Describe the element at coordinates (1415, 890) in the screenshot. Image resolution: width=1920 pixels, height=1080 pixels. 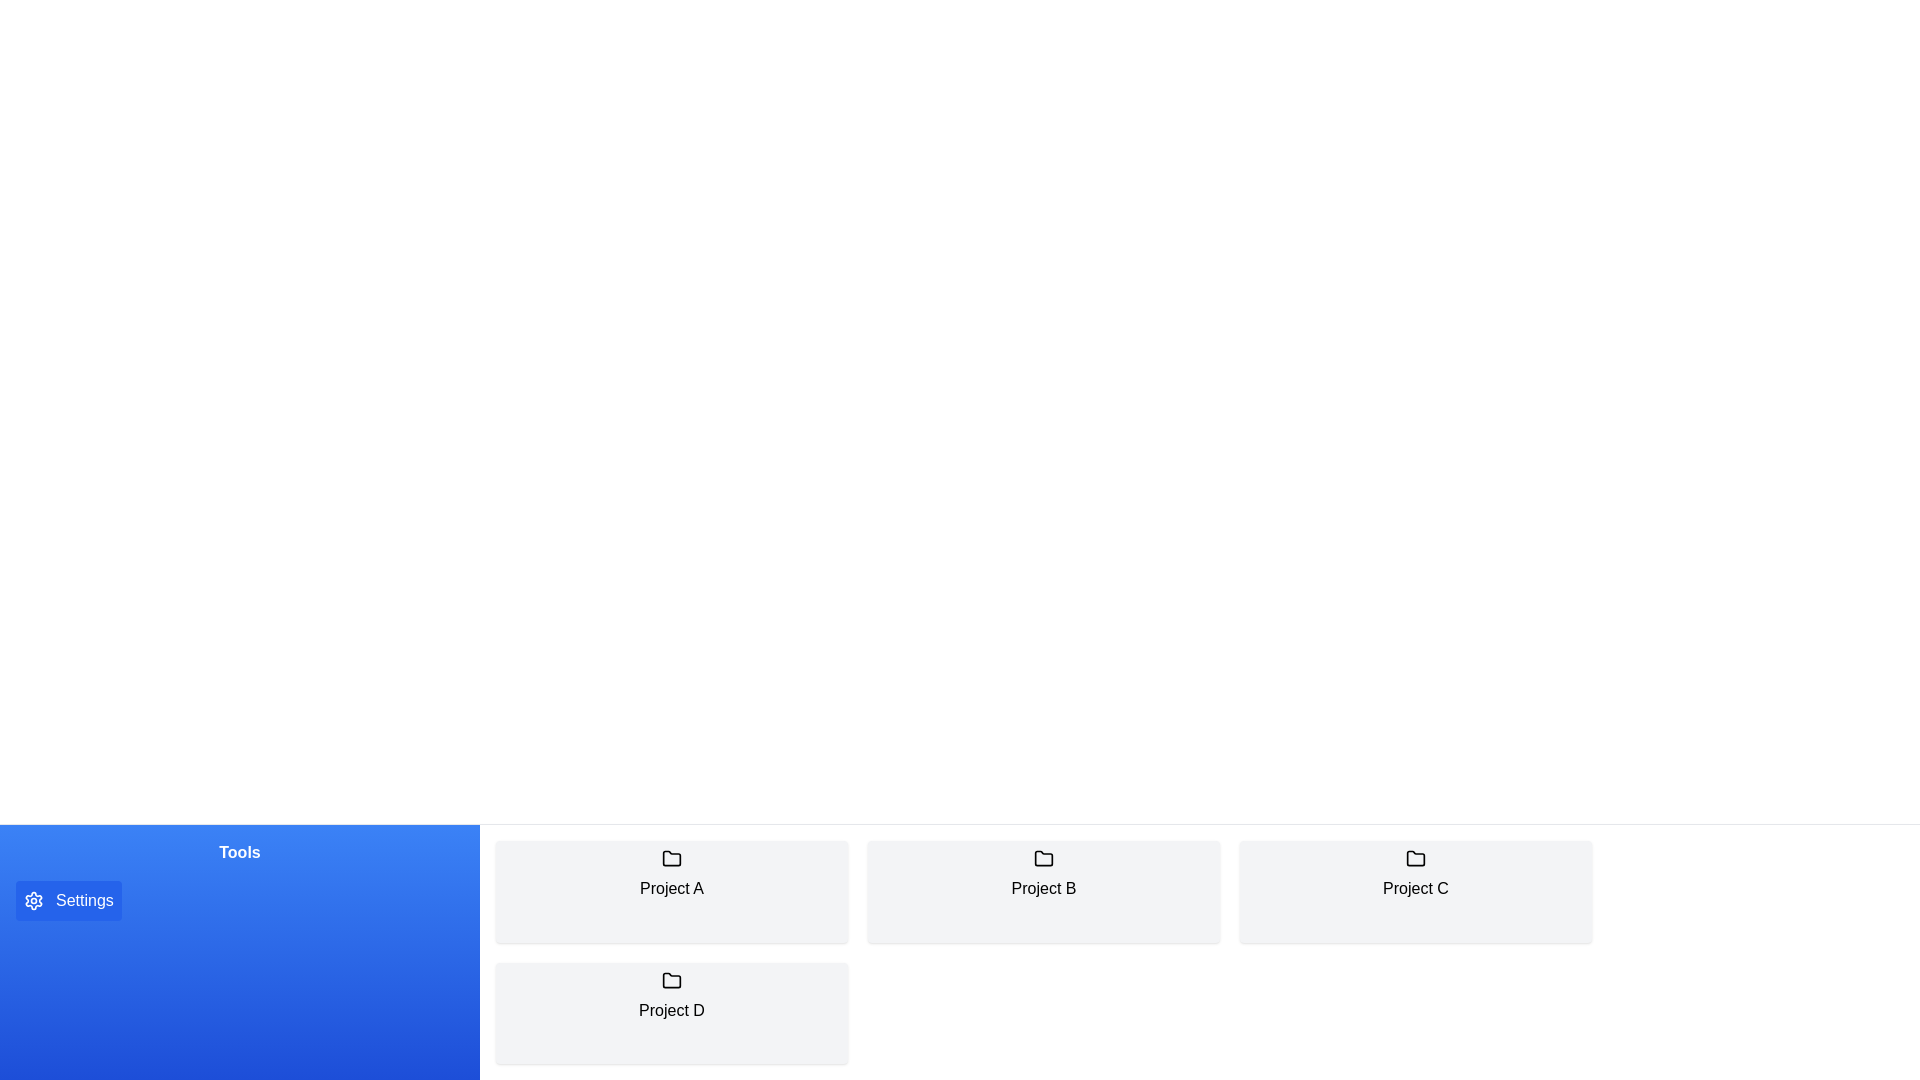
I see `the third card labeled 'Project C', which features a light gray background, rounded corners, and a black folder icon at the top with the text label 'Project C' below it` at that location.